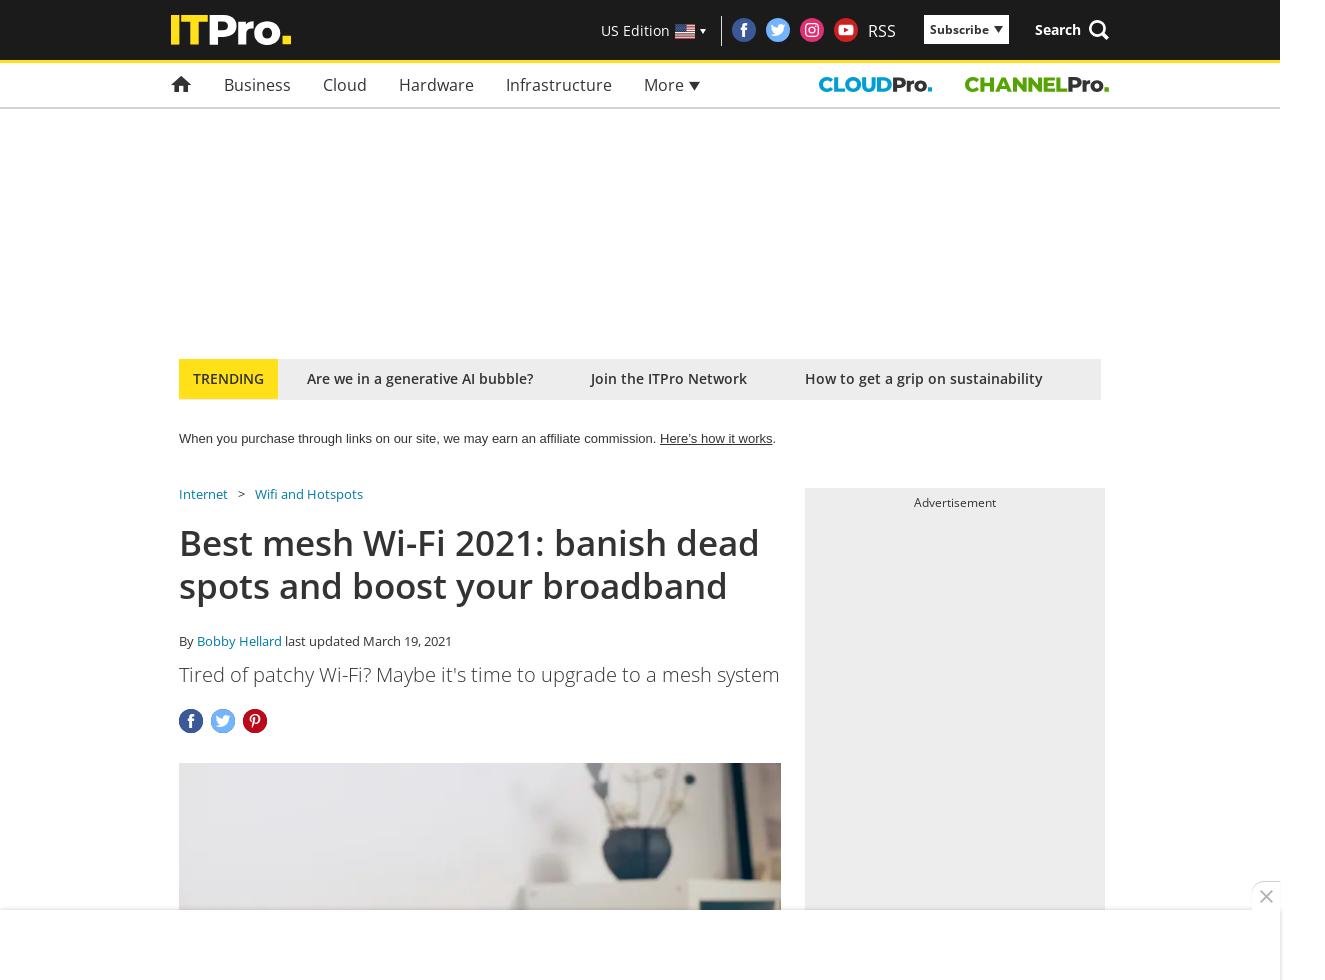 The height and width of the screenshot is (980, 1325). What do you see at coordinates (321, 640) in the screenshot?
I see `'last updated'` at bounding box center [321, 640].